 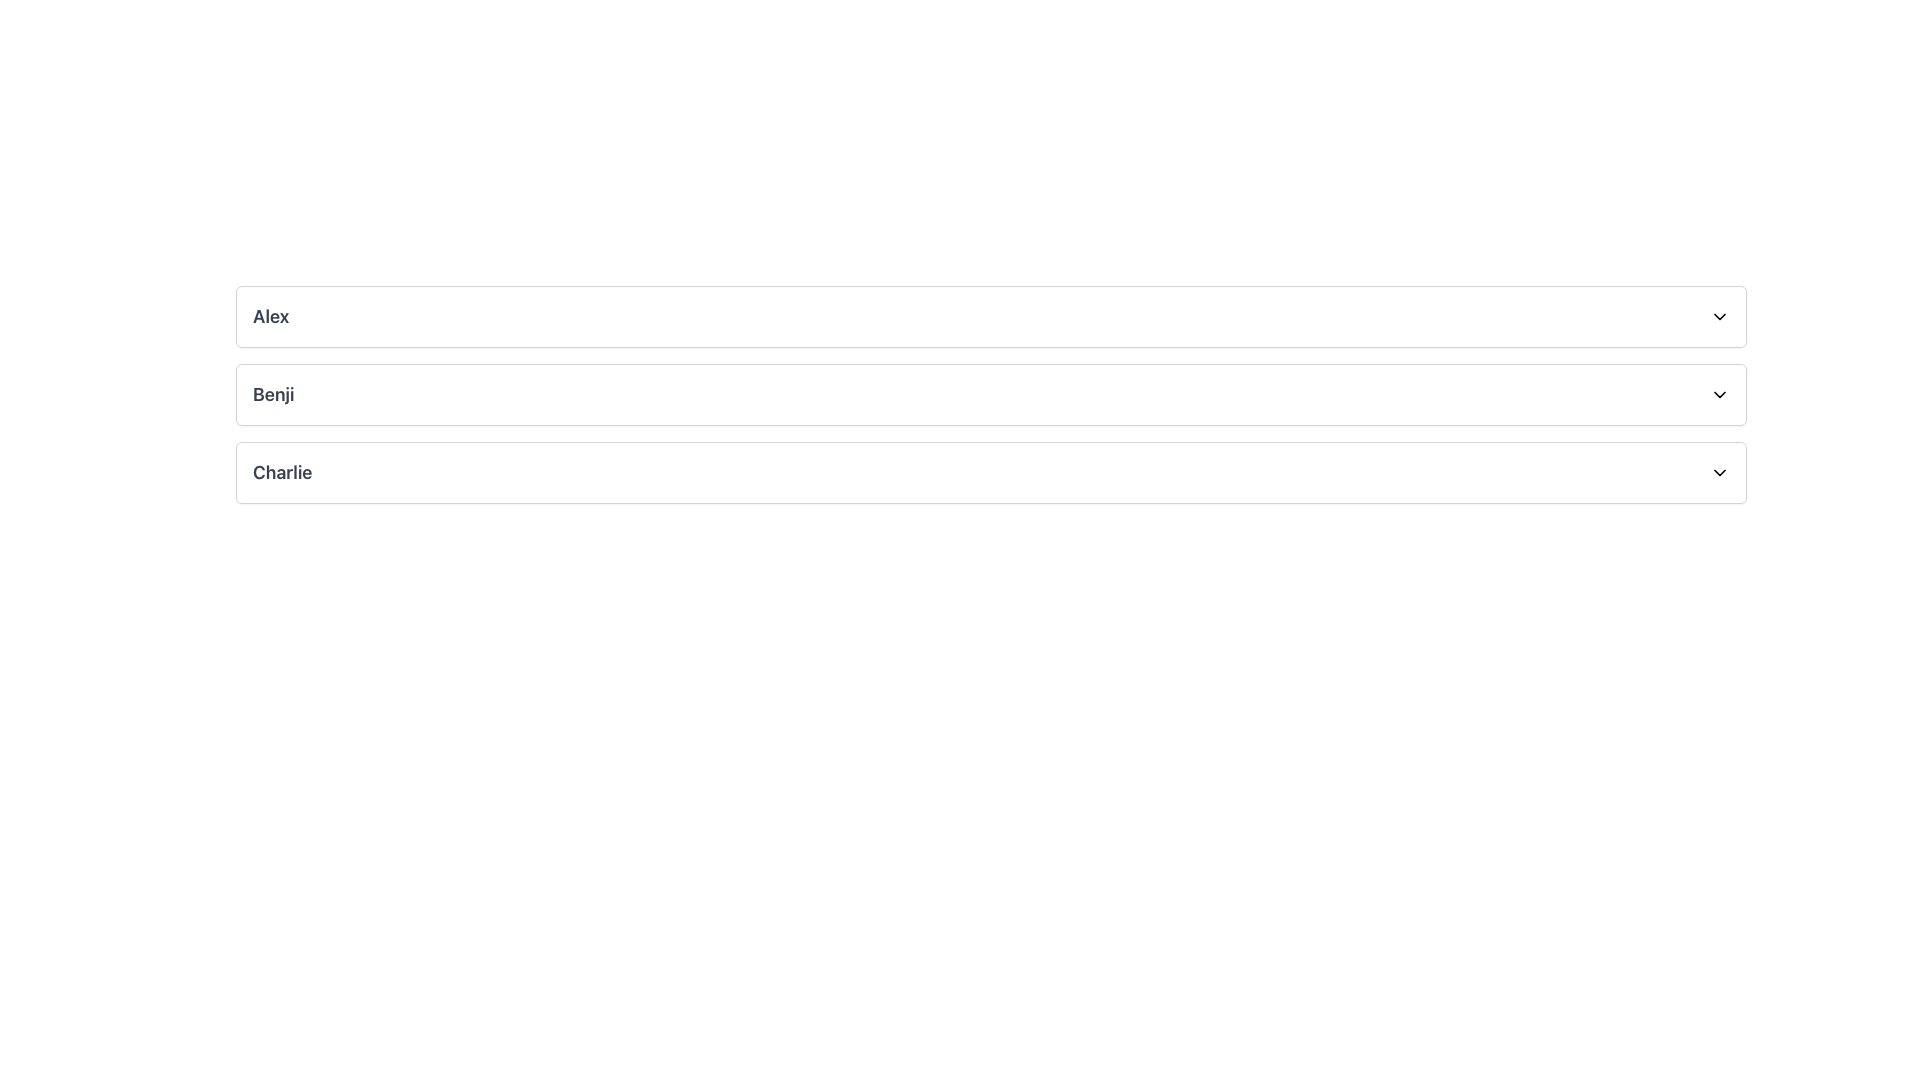 I want to click on the chevron icon located to the right of the text 'Alex', so click(x=1718, y=315).